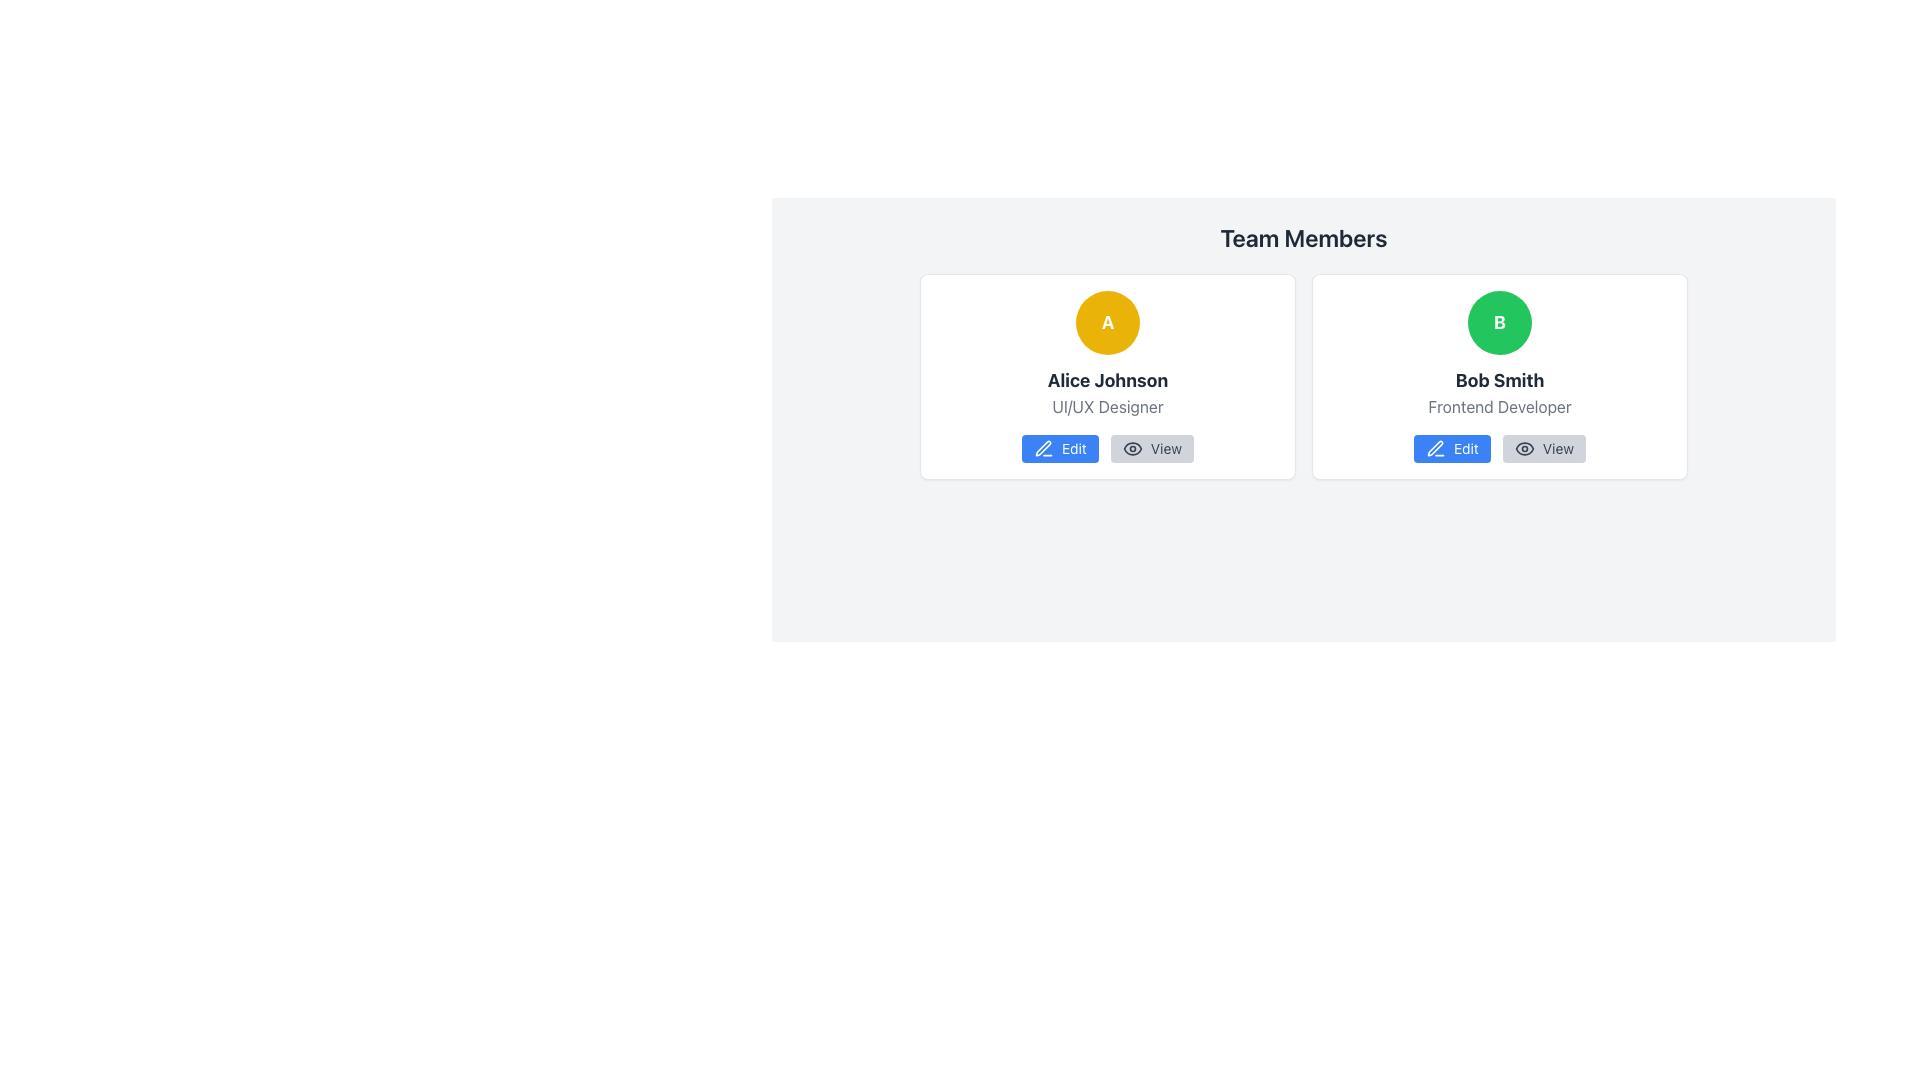 The height and width of the screenshot is (1080, 1920). What do you see at coordinates (1042, 447) in the screenshot?
I see `the pen-shaped icon that represents the 'Edit' functionality for Alice Johnson, located to the left of the blue 'Edit' button in the Team Members section` at bounding box center [1042, 447].